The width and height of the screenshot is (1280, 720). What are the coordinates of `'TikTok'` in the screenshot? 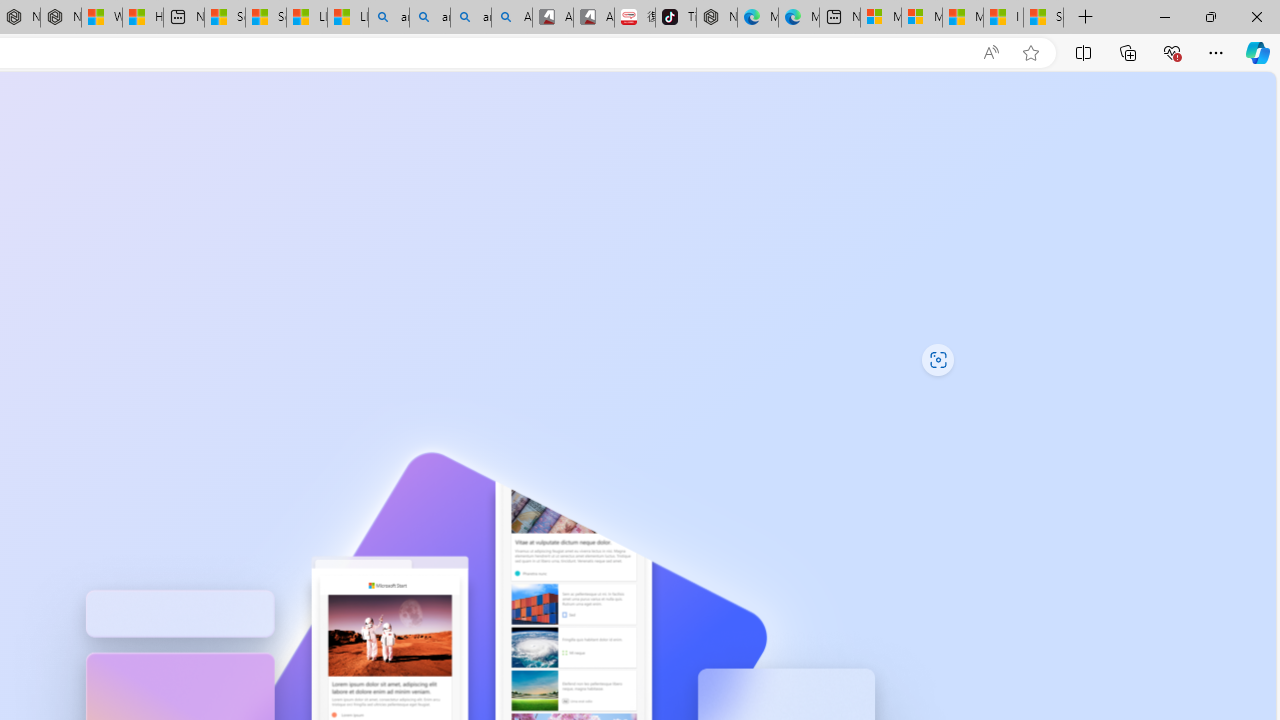 It's located at (675, 17).